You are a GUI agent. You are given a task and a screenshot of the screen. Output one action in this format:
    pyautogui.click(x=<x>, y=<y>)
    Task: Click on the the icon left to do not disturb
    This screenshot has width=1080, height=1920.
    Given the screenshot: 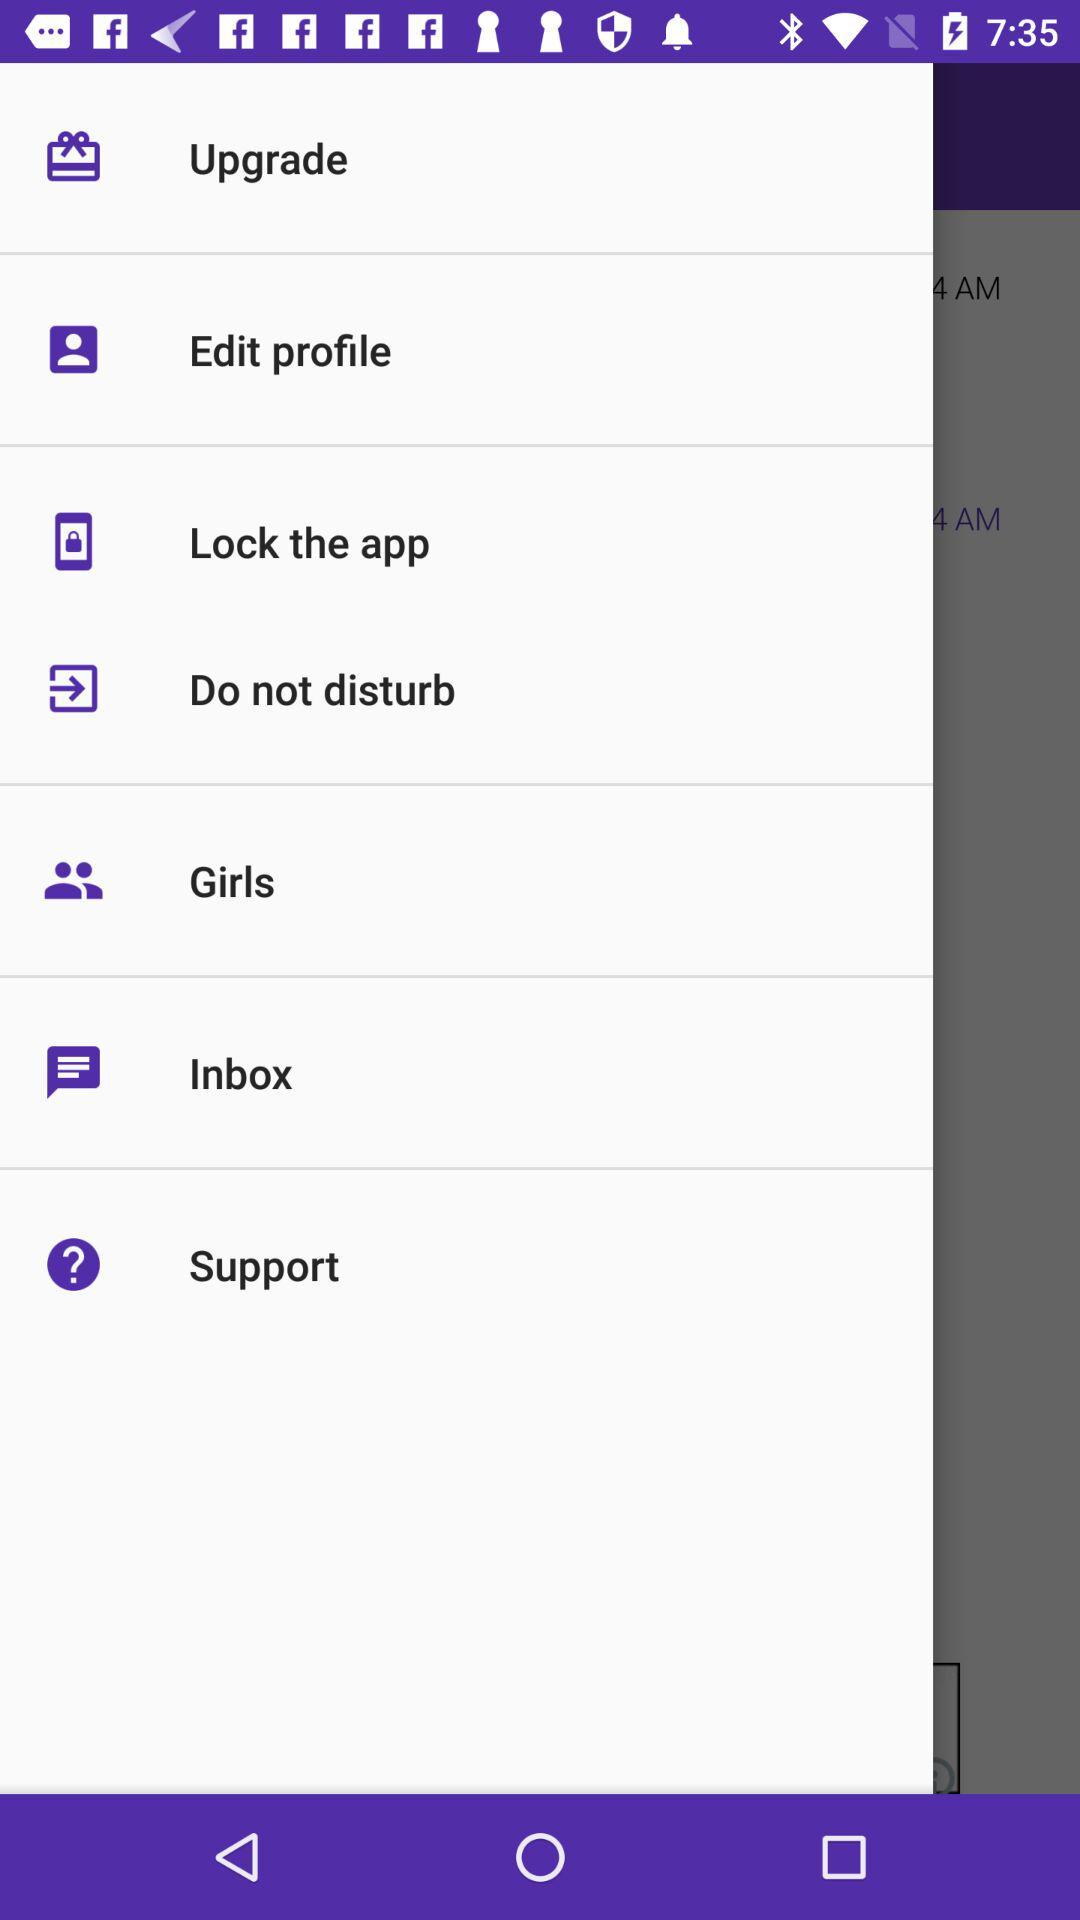 What is the action you would take?
    pyautogui.click(x=115, y=688)
    